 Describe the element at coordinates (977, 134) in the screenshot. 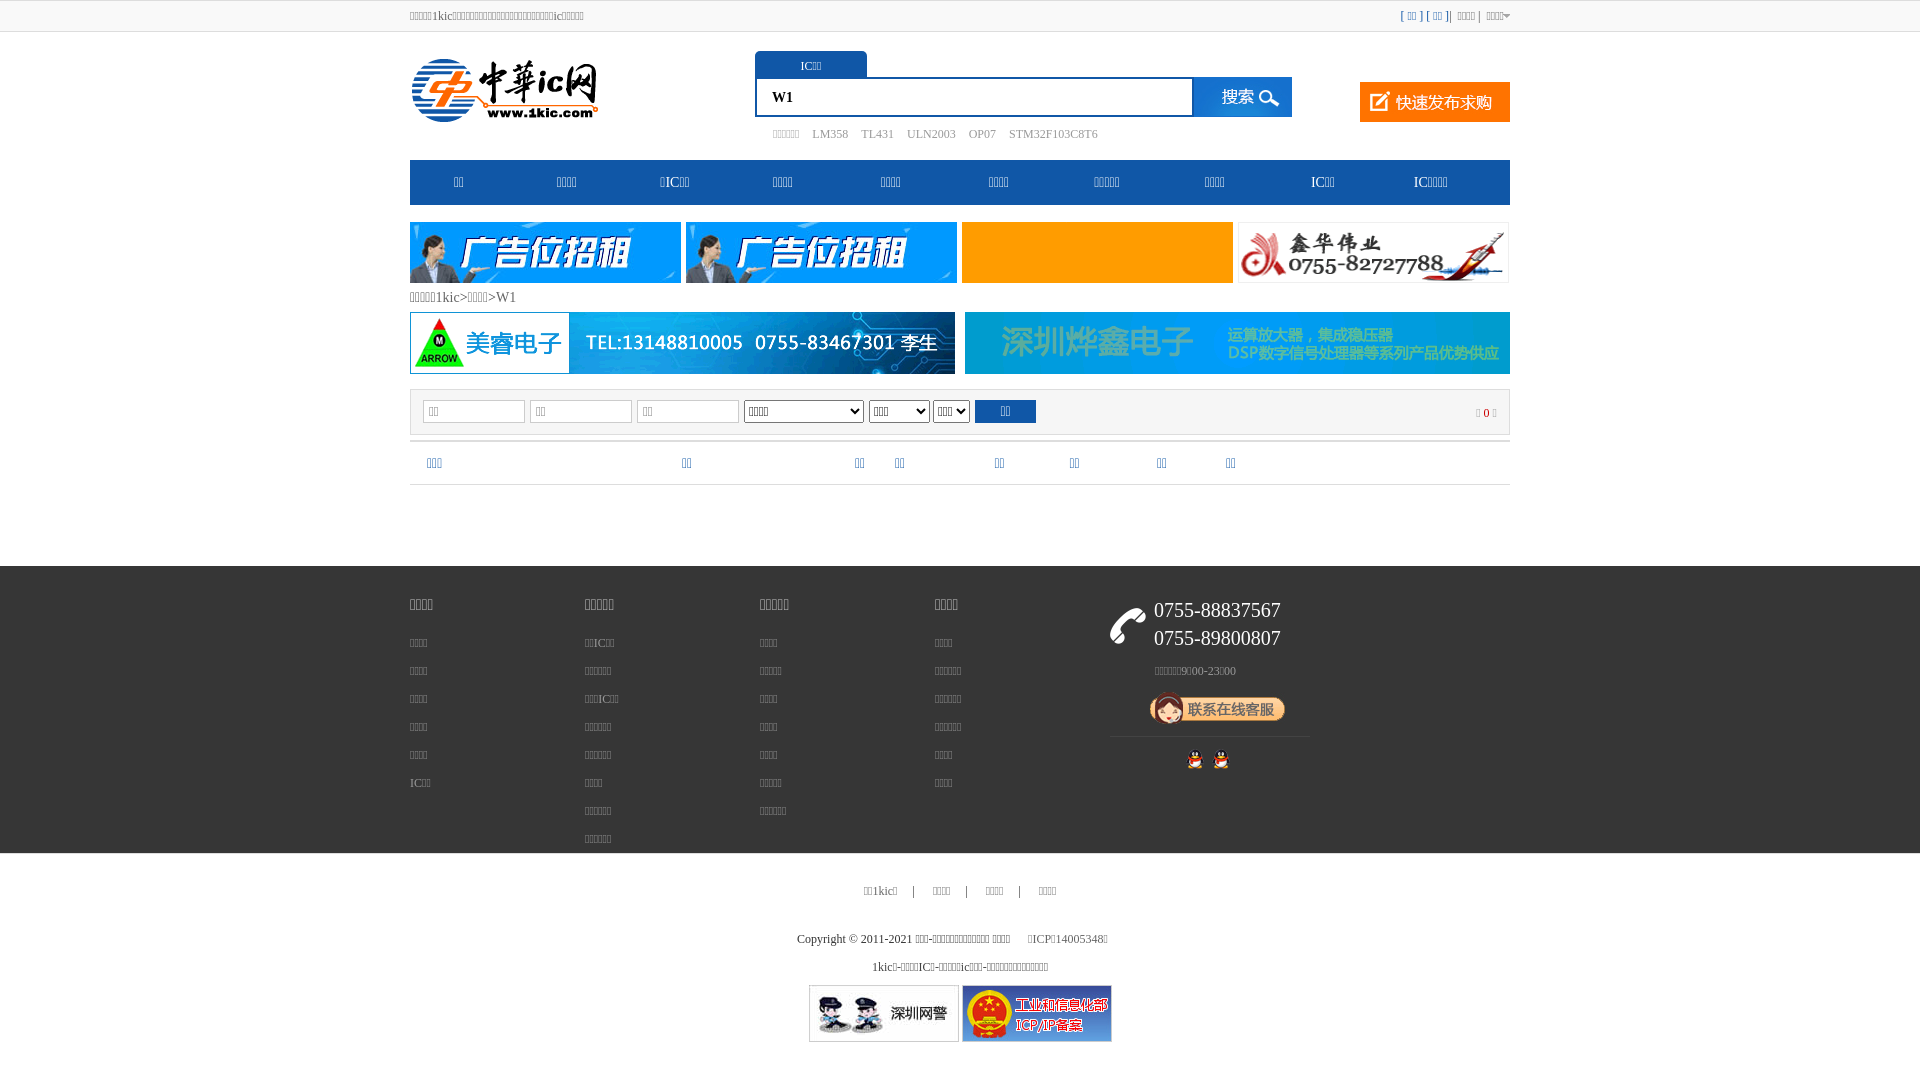

I see `'OP07'` at that location.